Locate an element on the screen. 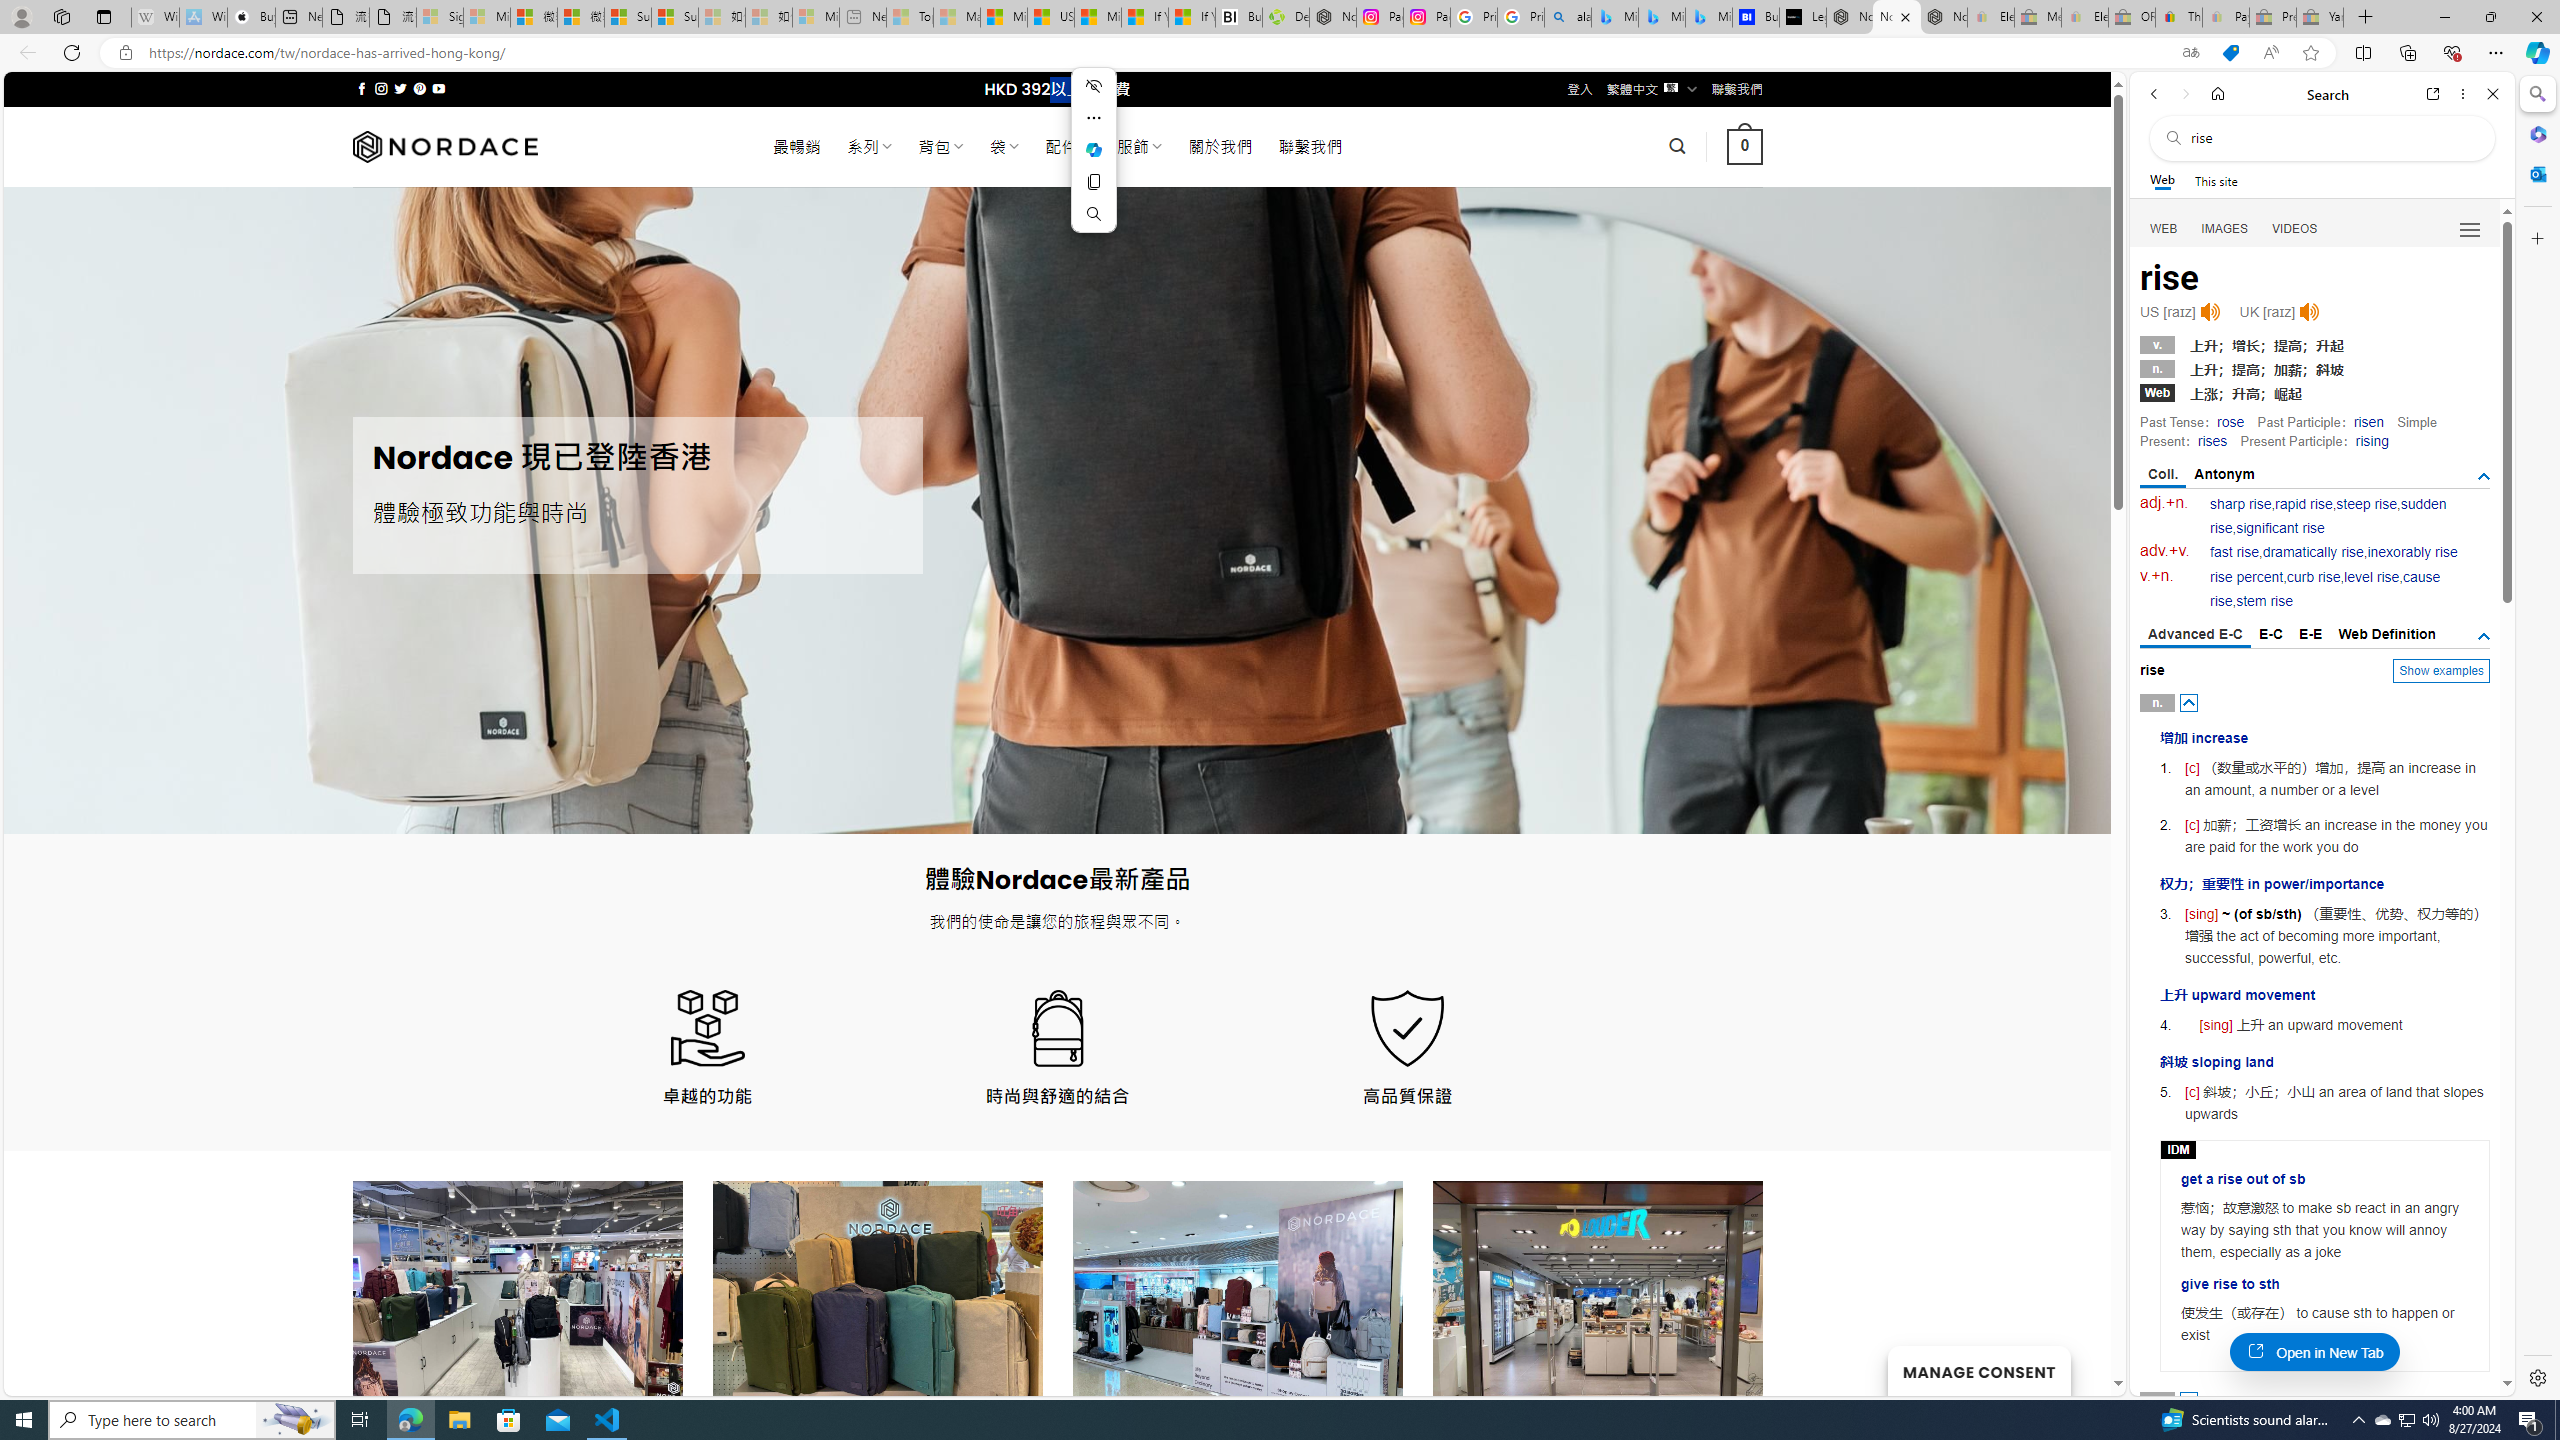  'cause rise' is located at coordinates (2324, 589).